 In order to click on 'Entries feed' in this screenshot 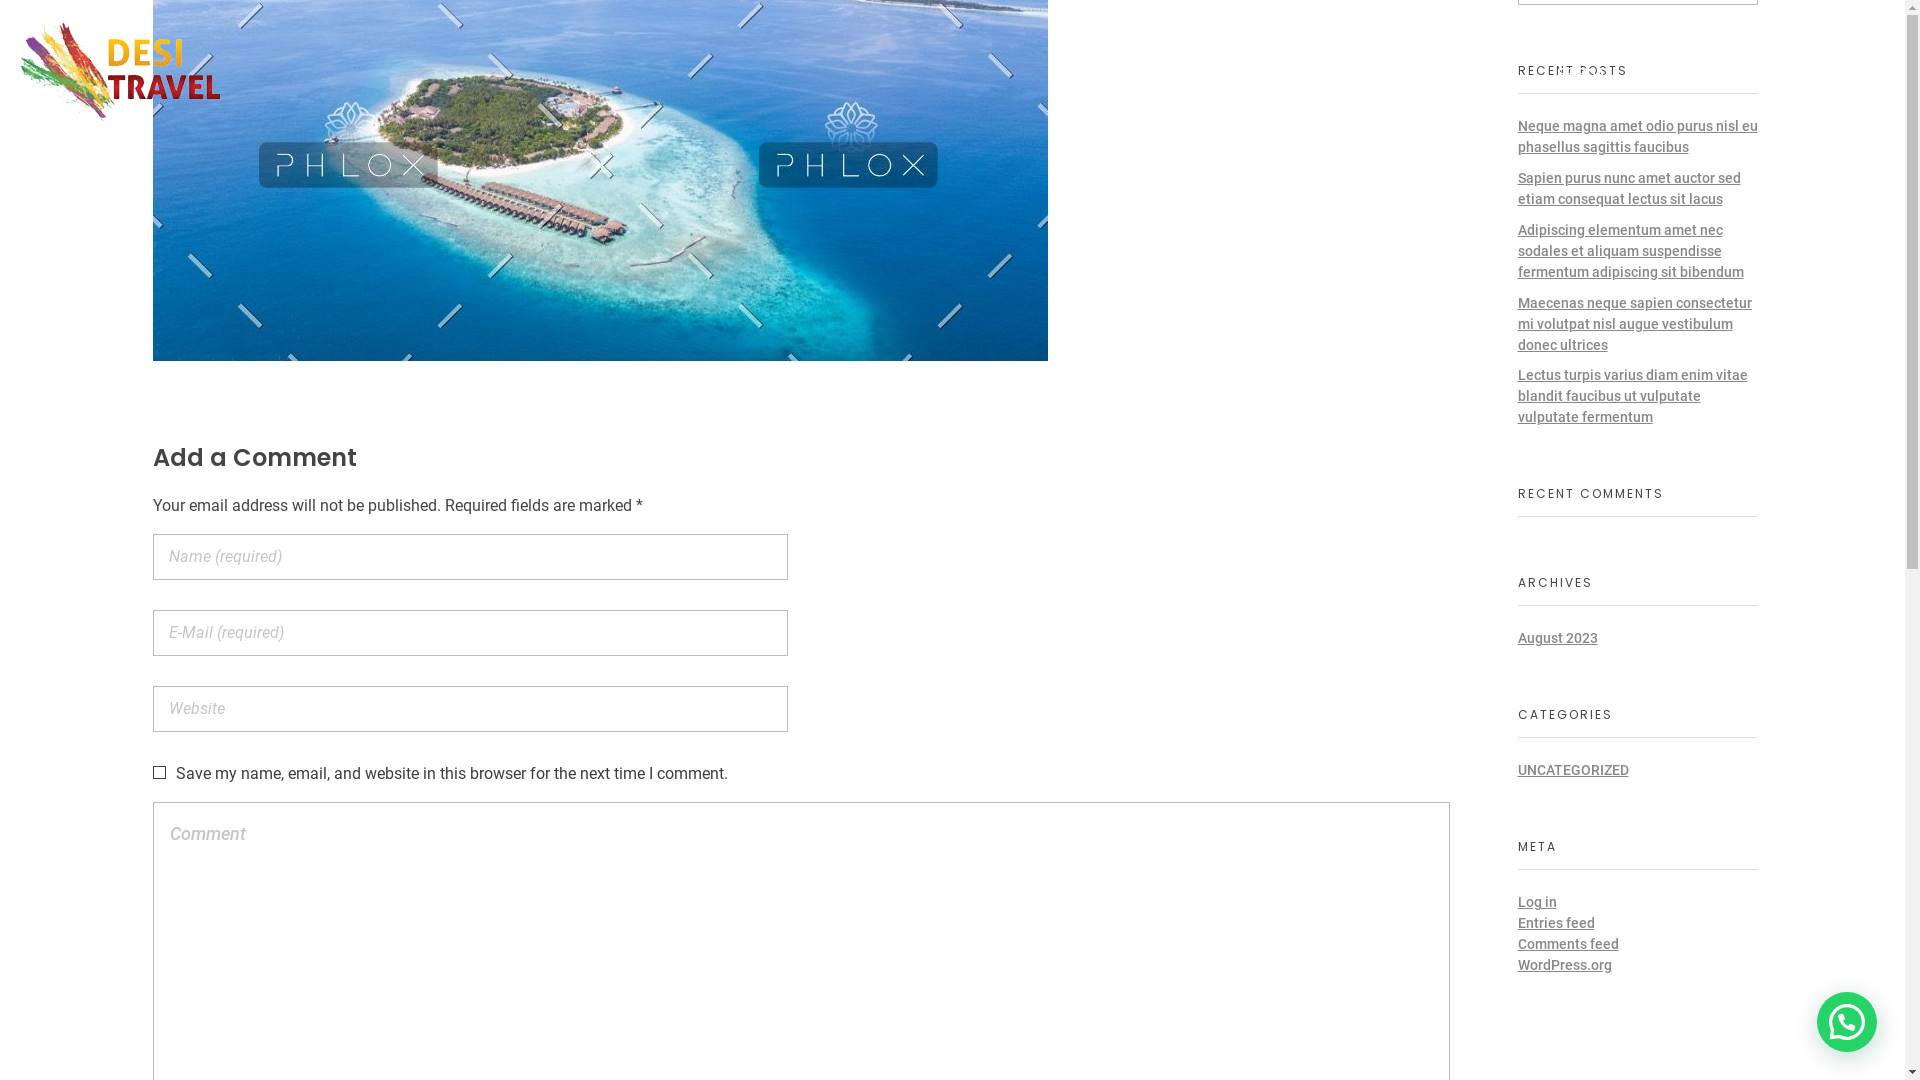, I will do `click(1555, 922)`.